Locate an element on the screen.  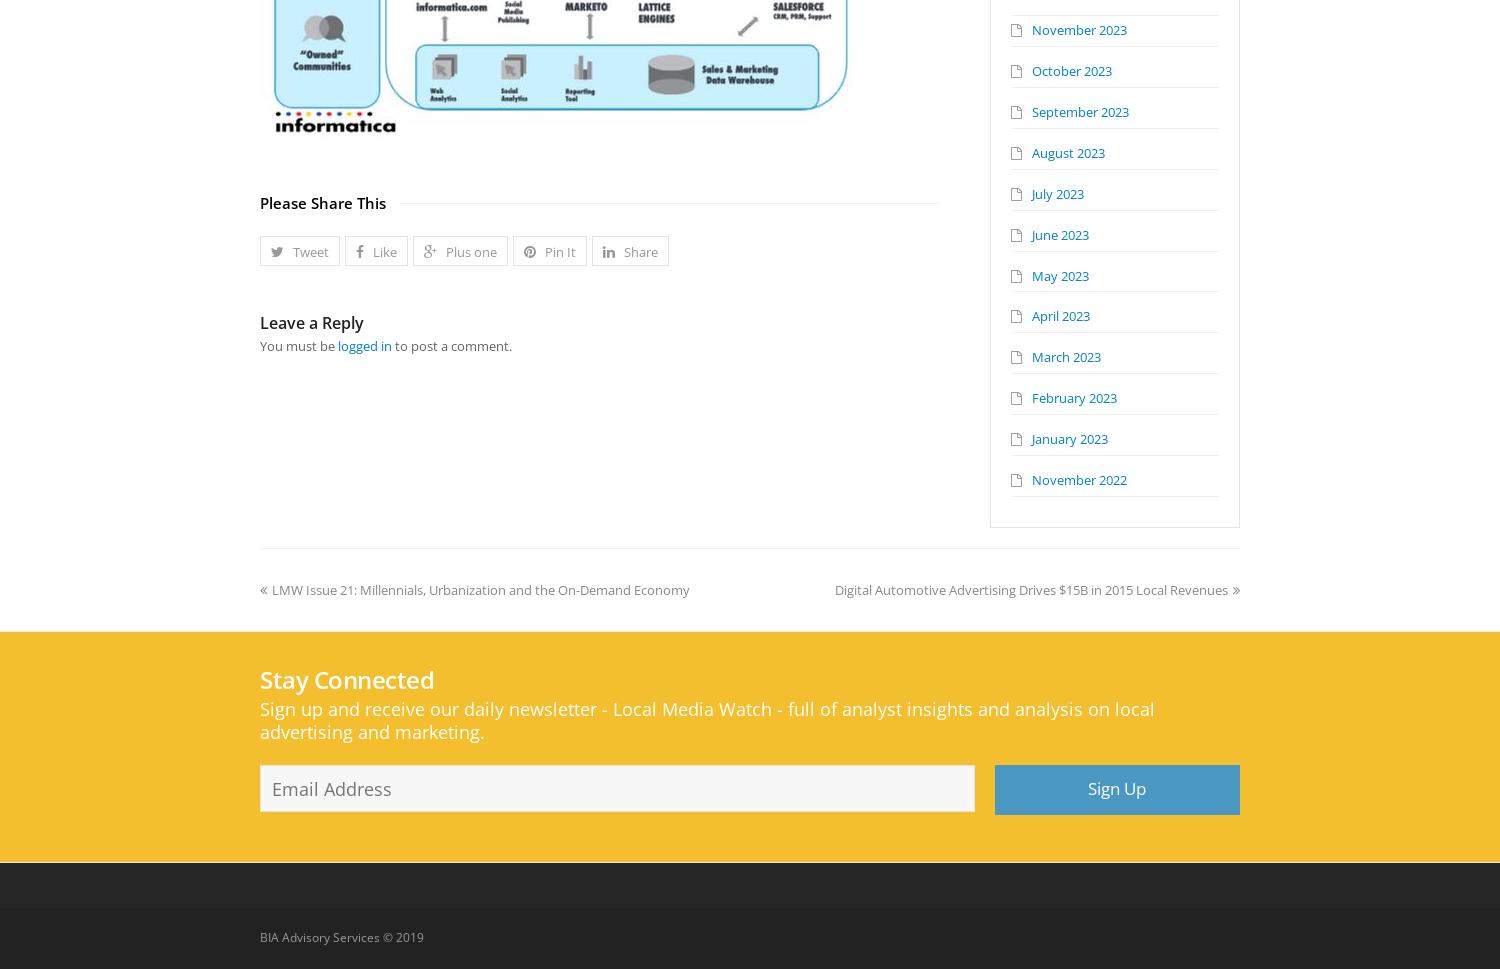
'LMW Issue 21: Millennials, Urbanization and the On-Demand Economy' is located at coordinates (271, 587).